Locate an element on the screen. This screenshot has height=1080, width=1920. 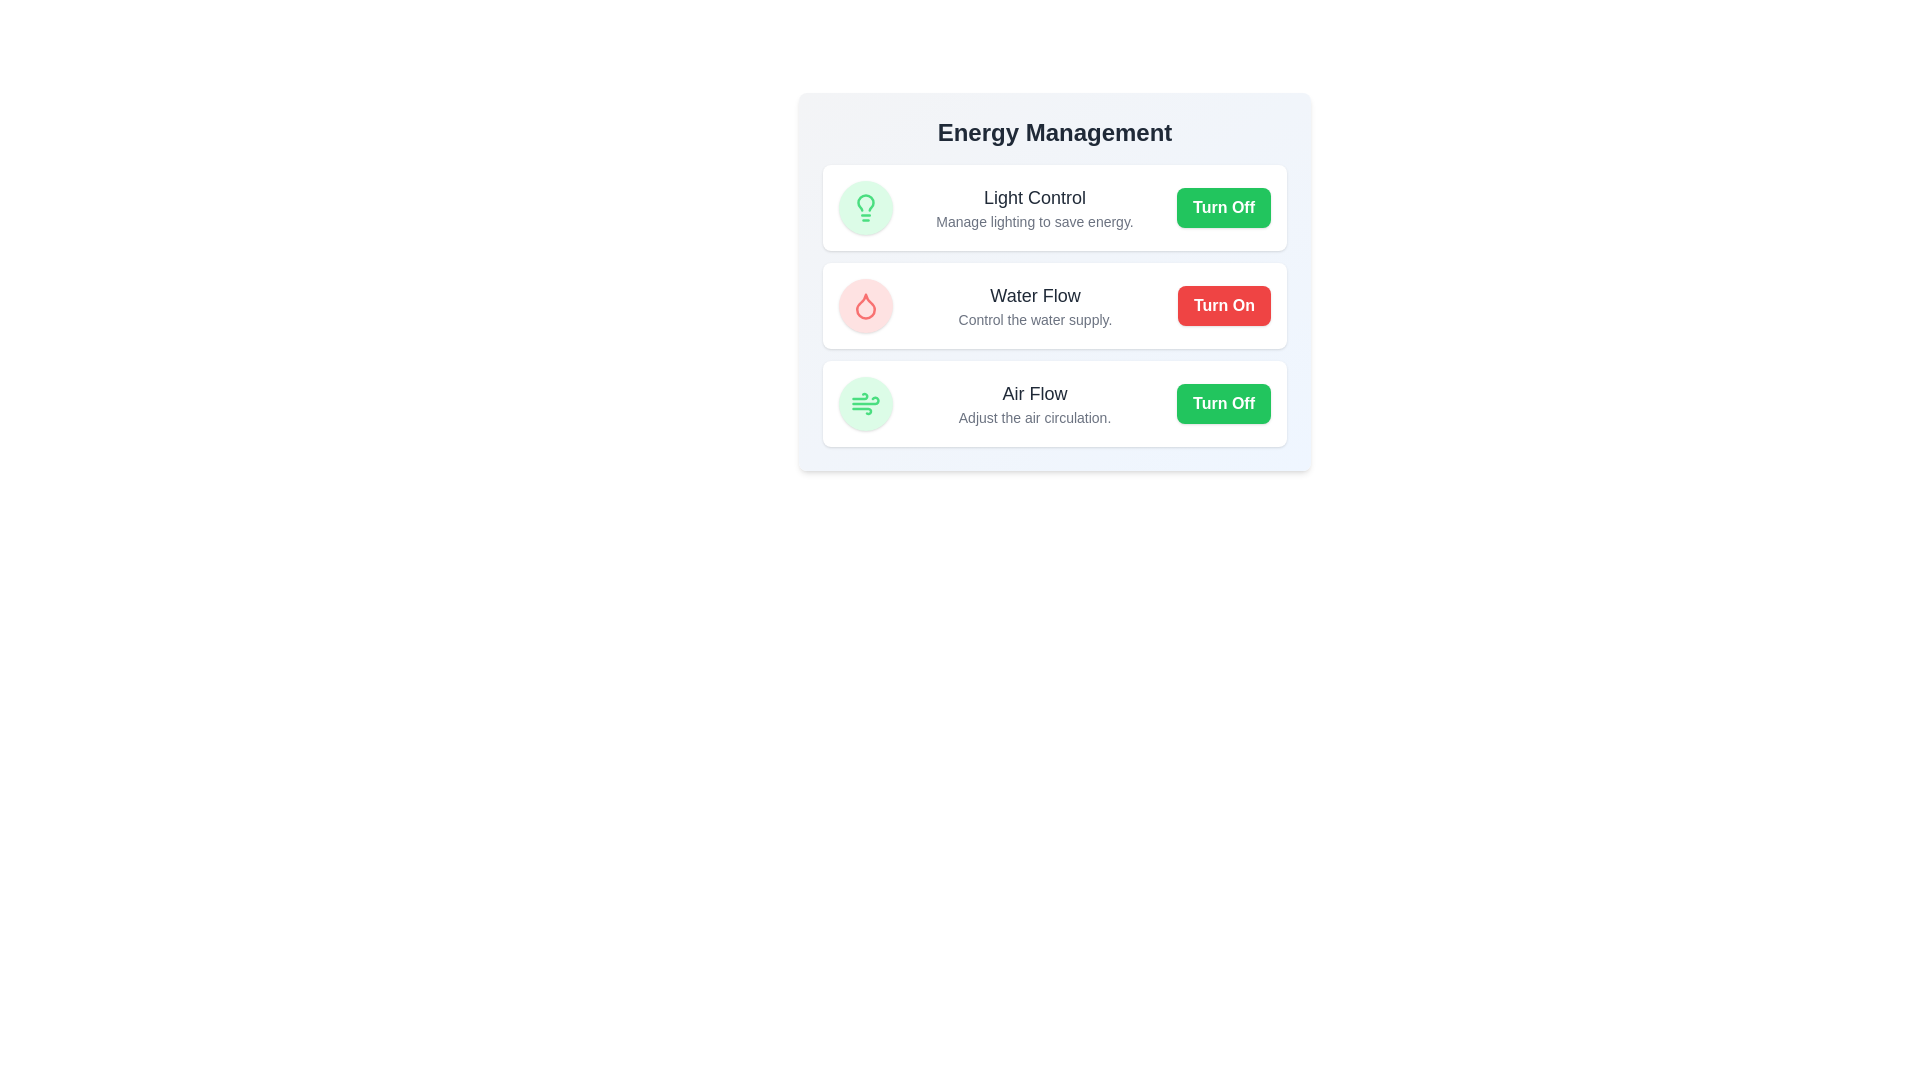
the 'Air Flow' text label, which is displayed in a medium-sized, bold font with a grayish-black color, located under 'Water Flow' is located at coordinates (1035, 393).